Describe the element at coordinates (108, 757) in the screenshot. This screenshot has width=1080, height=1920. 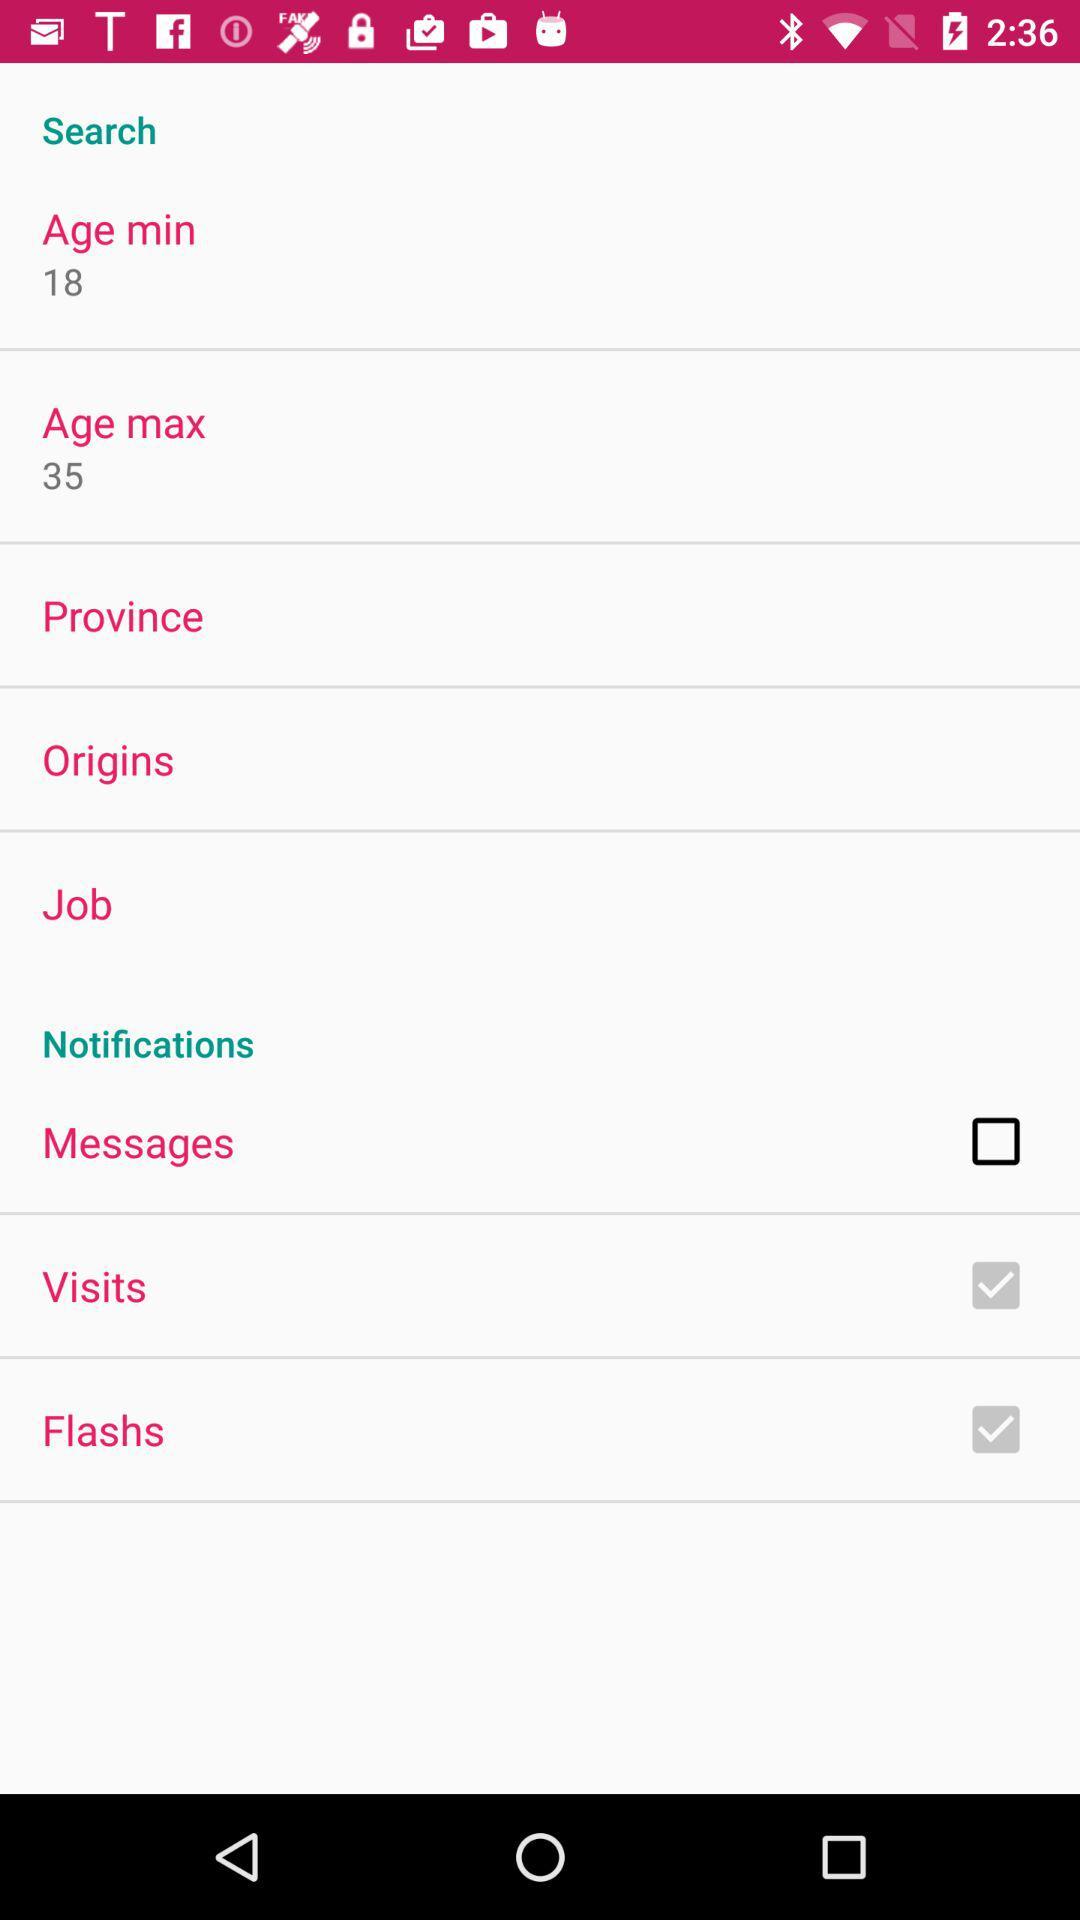
I see `origins app` at that location.